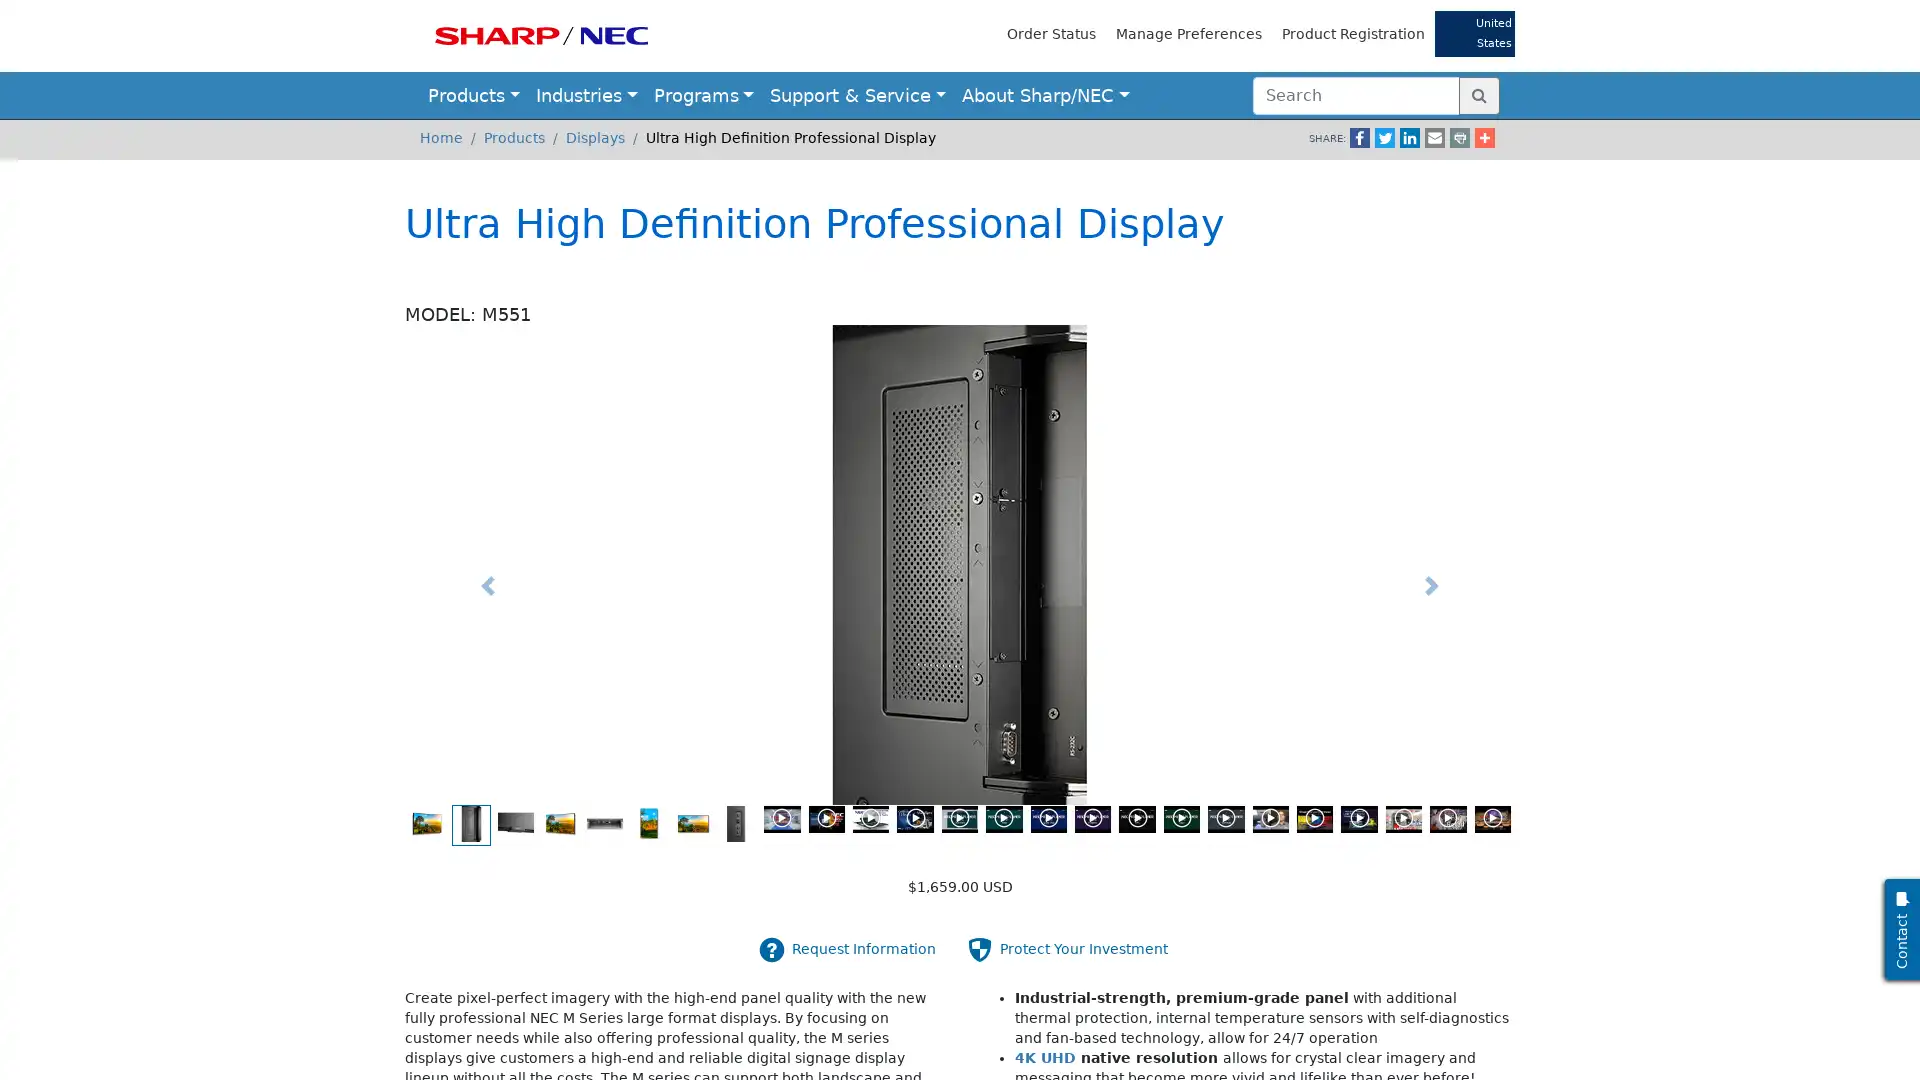  I want to click on Share to LinkedIn, so click(1379, 137).